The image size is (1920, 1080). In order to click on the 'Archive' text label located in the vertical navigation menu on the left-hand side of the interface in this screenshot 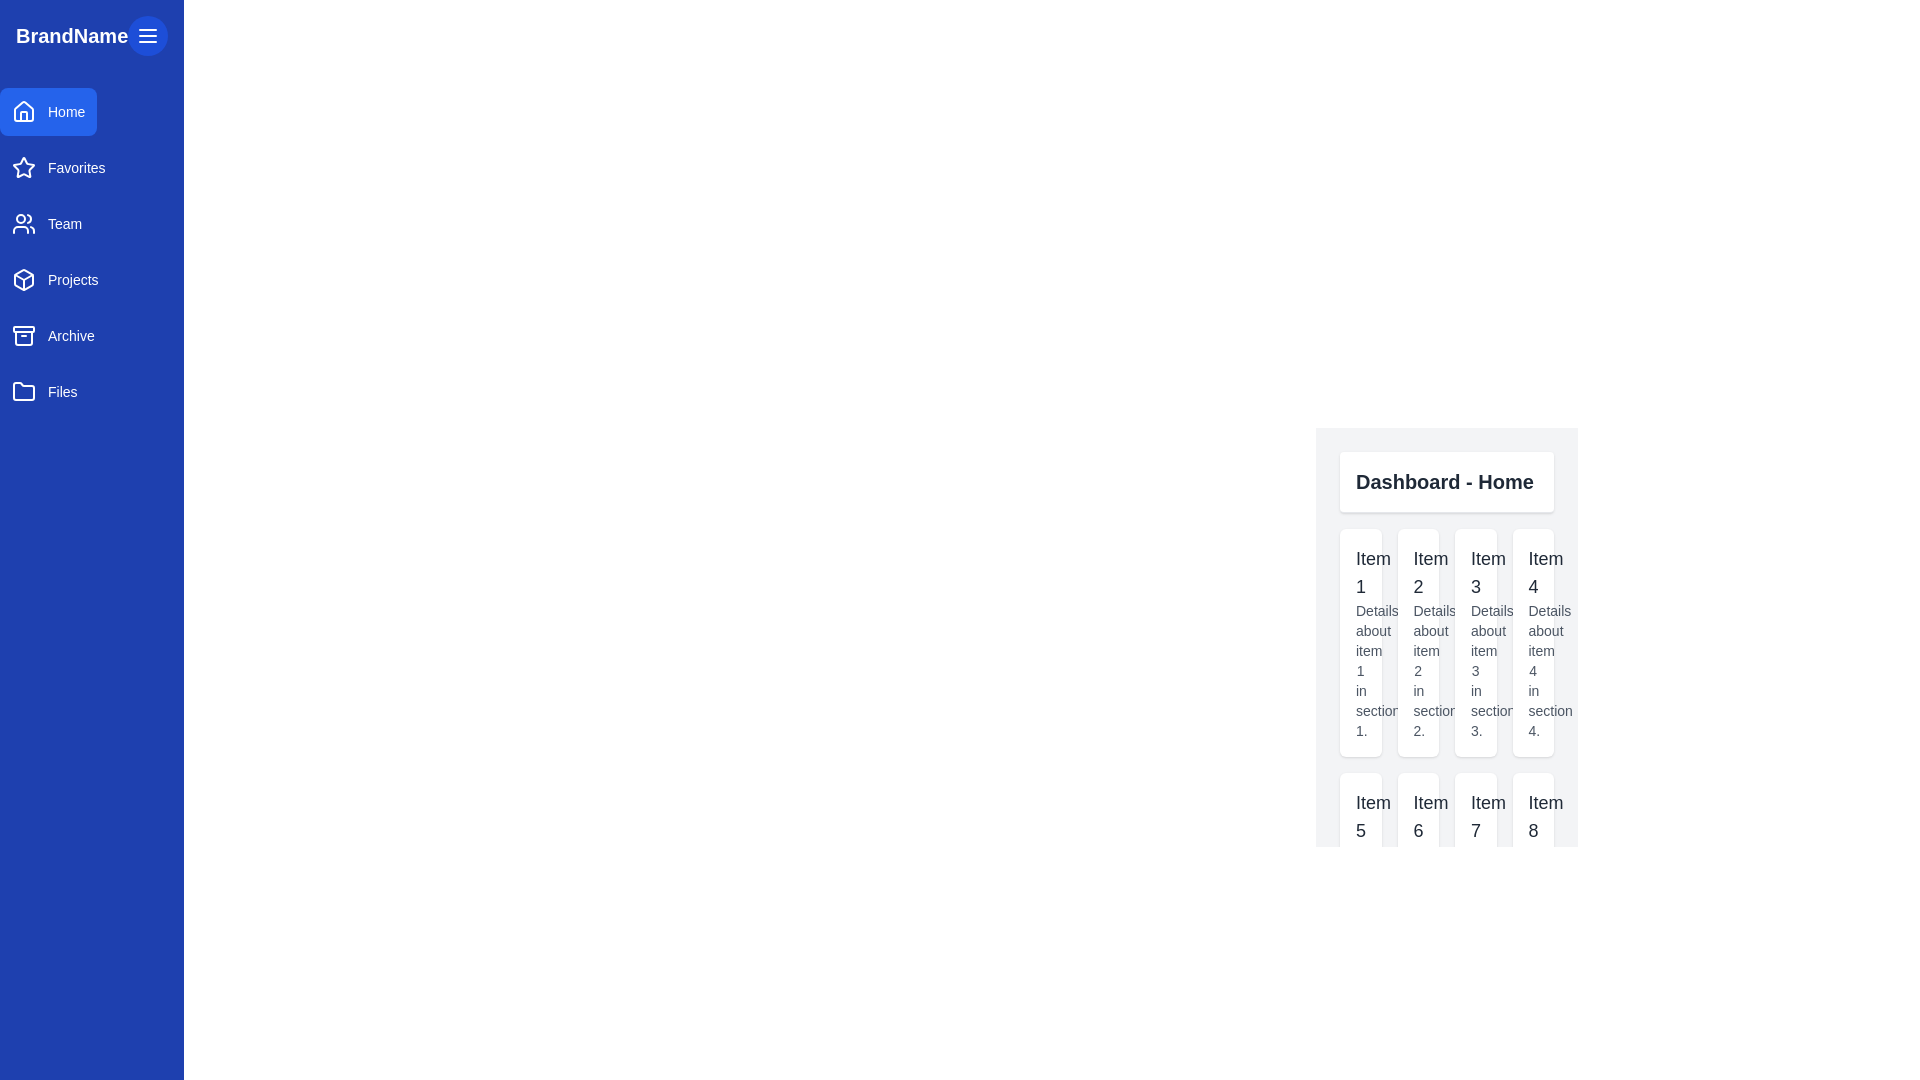, I will do `click(71, 334)`.